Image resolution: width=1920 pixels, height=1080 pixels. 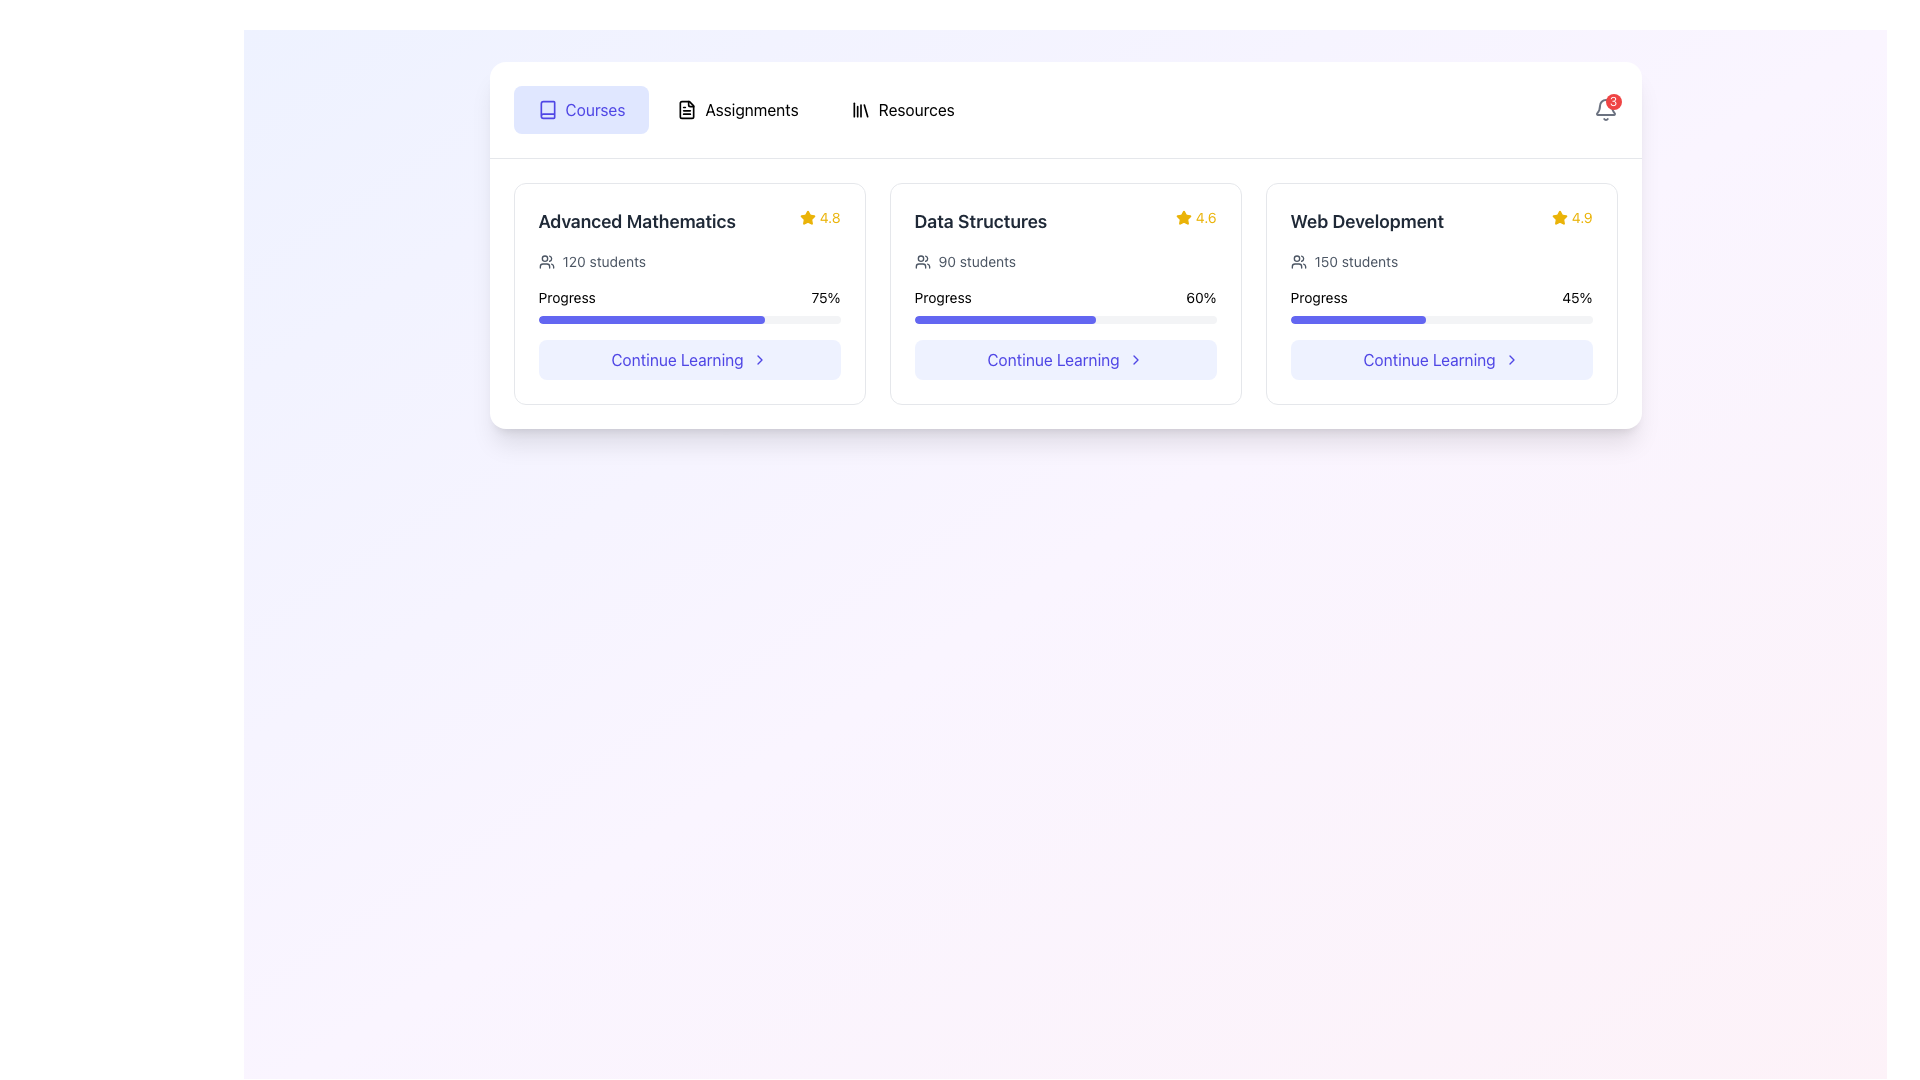 I want to click on the star-shaped yellow icon used for ratings, located in the top-right corner of the 'Data Structures' card, adjacent to the text '4.6', so click(x=1183, y=218).